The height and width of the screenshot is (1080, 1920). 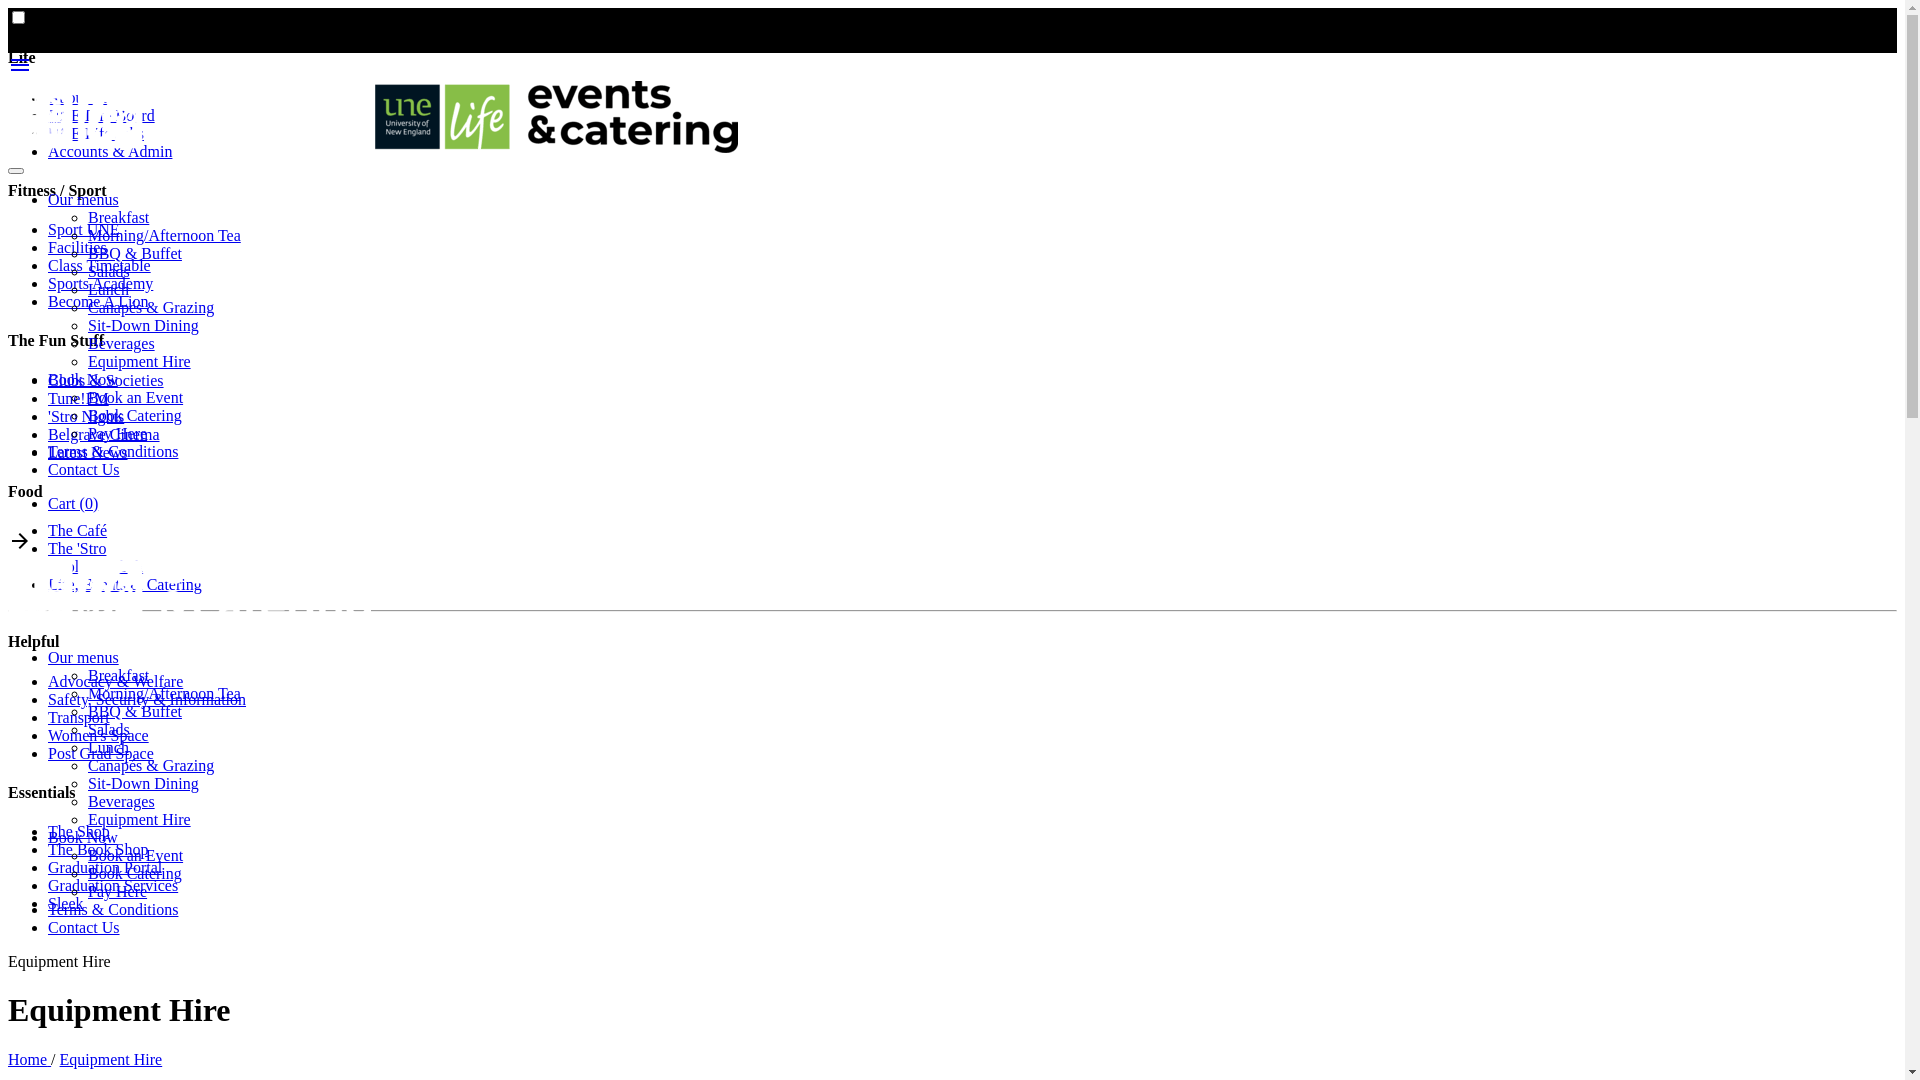 What do you see at coordinates (146, 698) in the screenshot?
I see `'Safety, Security & Information'` at bounding box center [146, 698].